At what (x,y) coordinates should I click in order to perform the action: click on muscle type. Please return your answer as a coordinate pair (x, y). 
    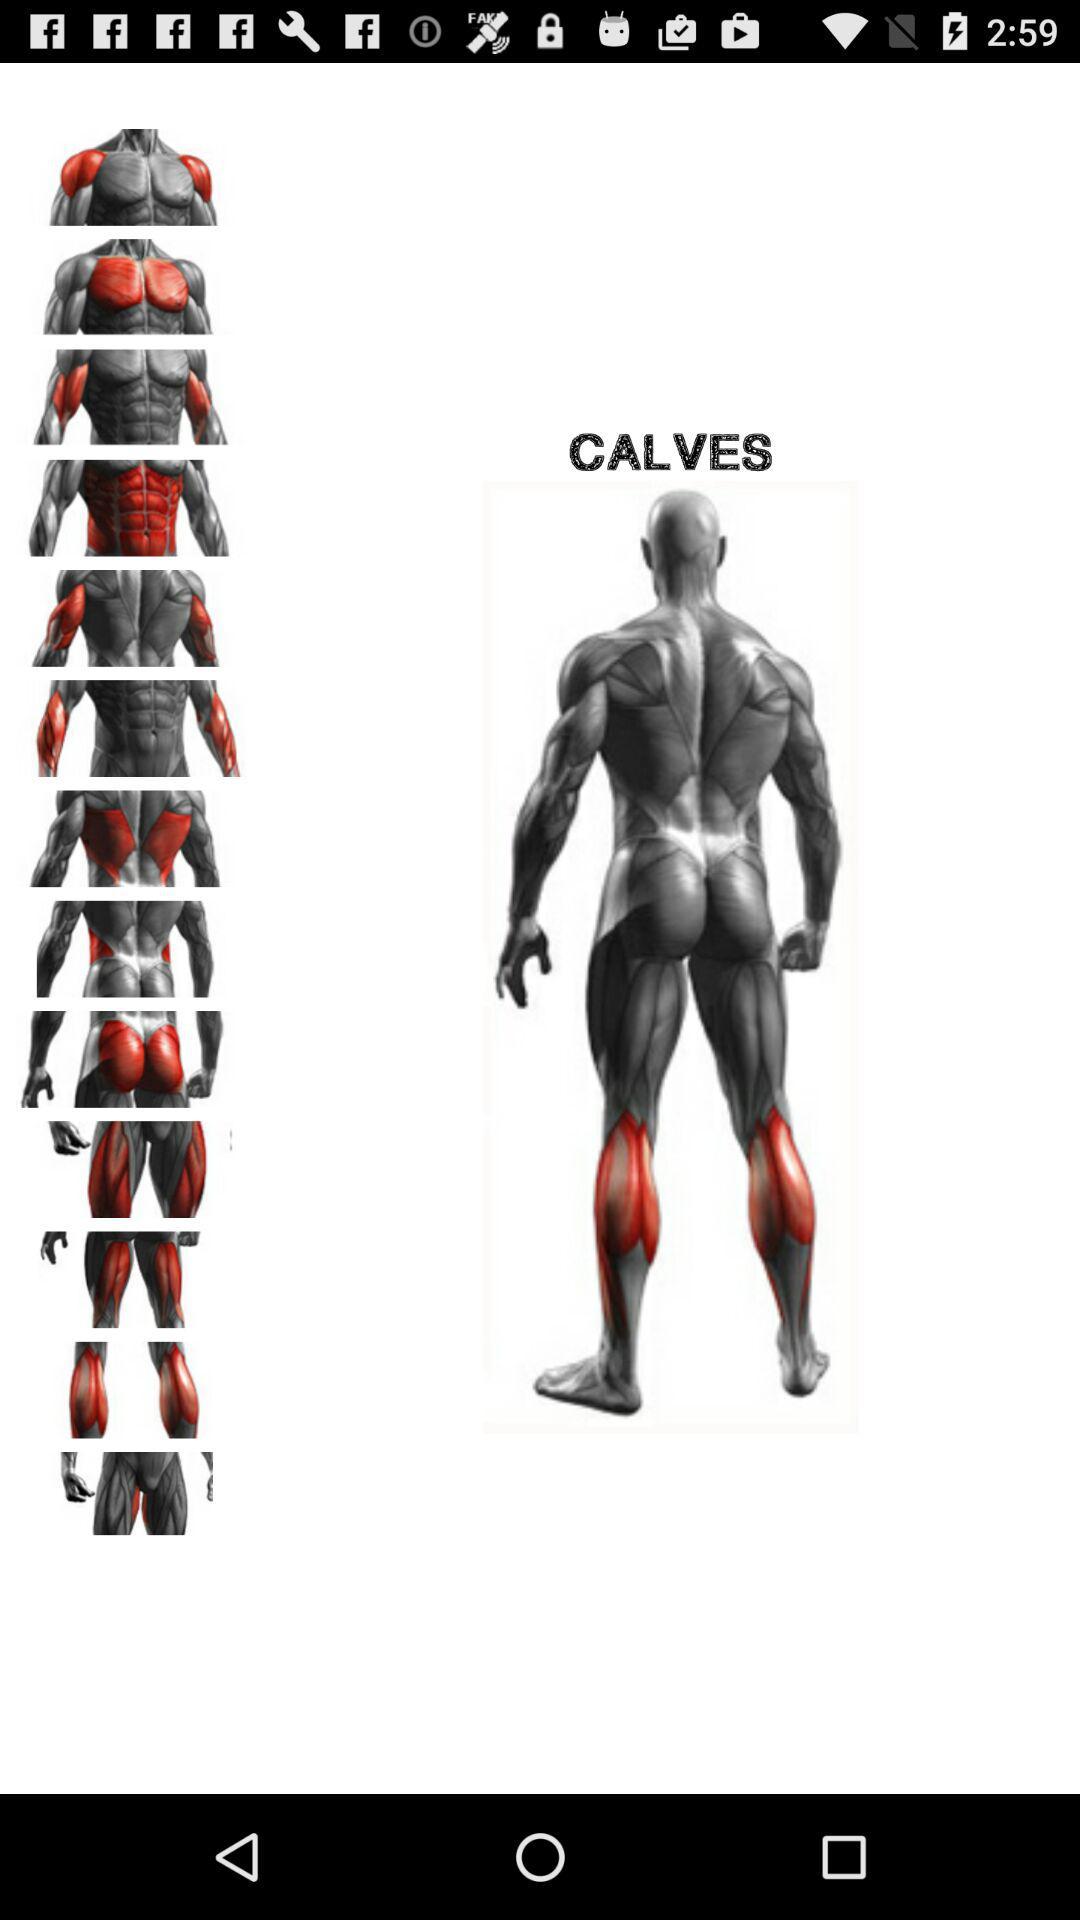
    Looking at the image, I should click on (131, 1162).